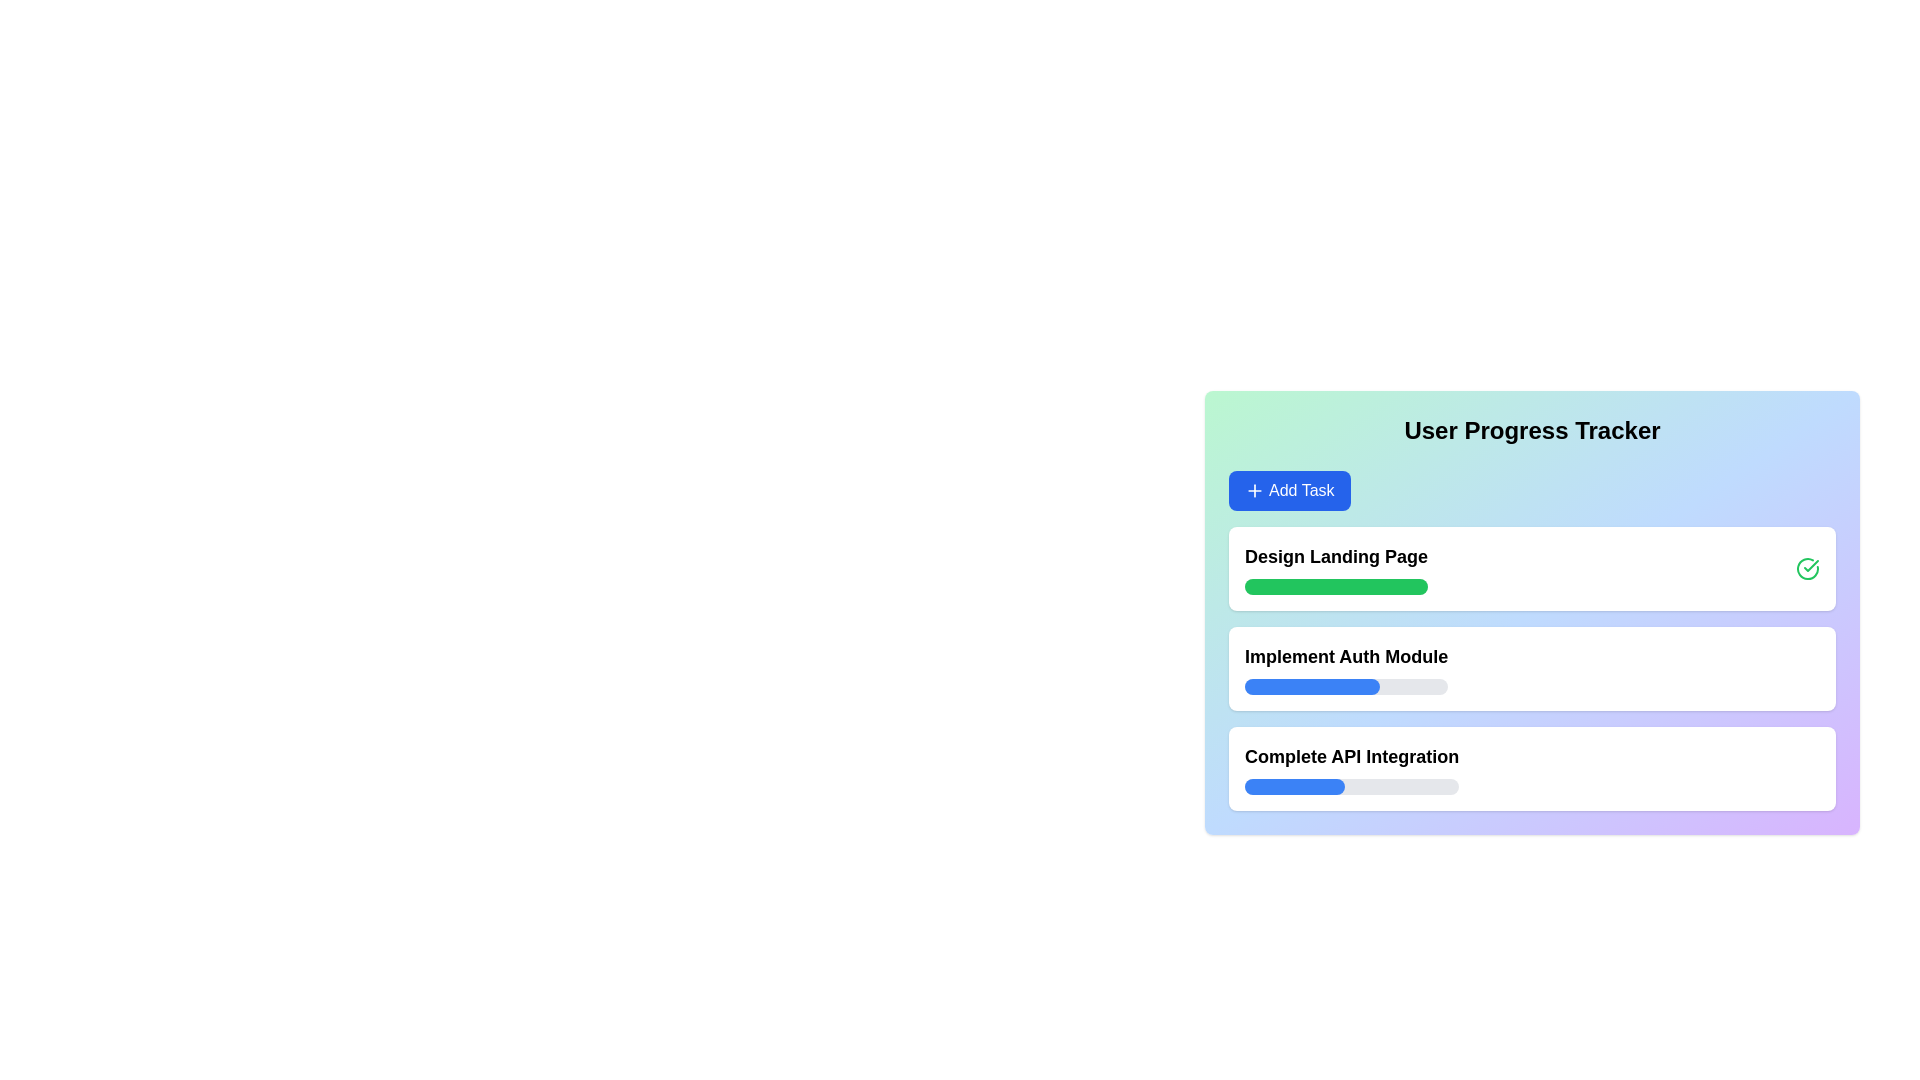 Image resolution: width=1920 pixels, height=1080 pixels. I want to click on the progress bar completion, so click(1278, 785).